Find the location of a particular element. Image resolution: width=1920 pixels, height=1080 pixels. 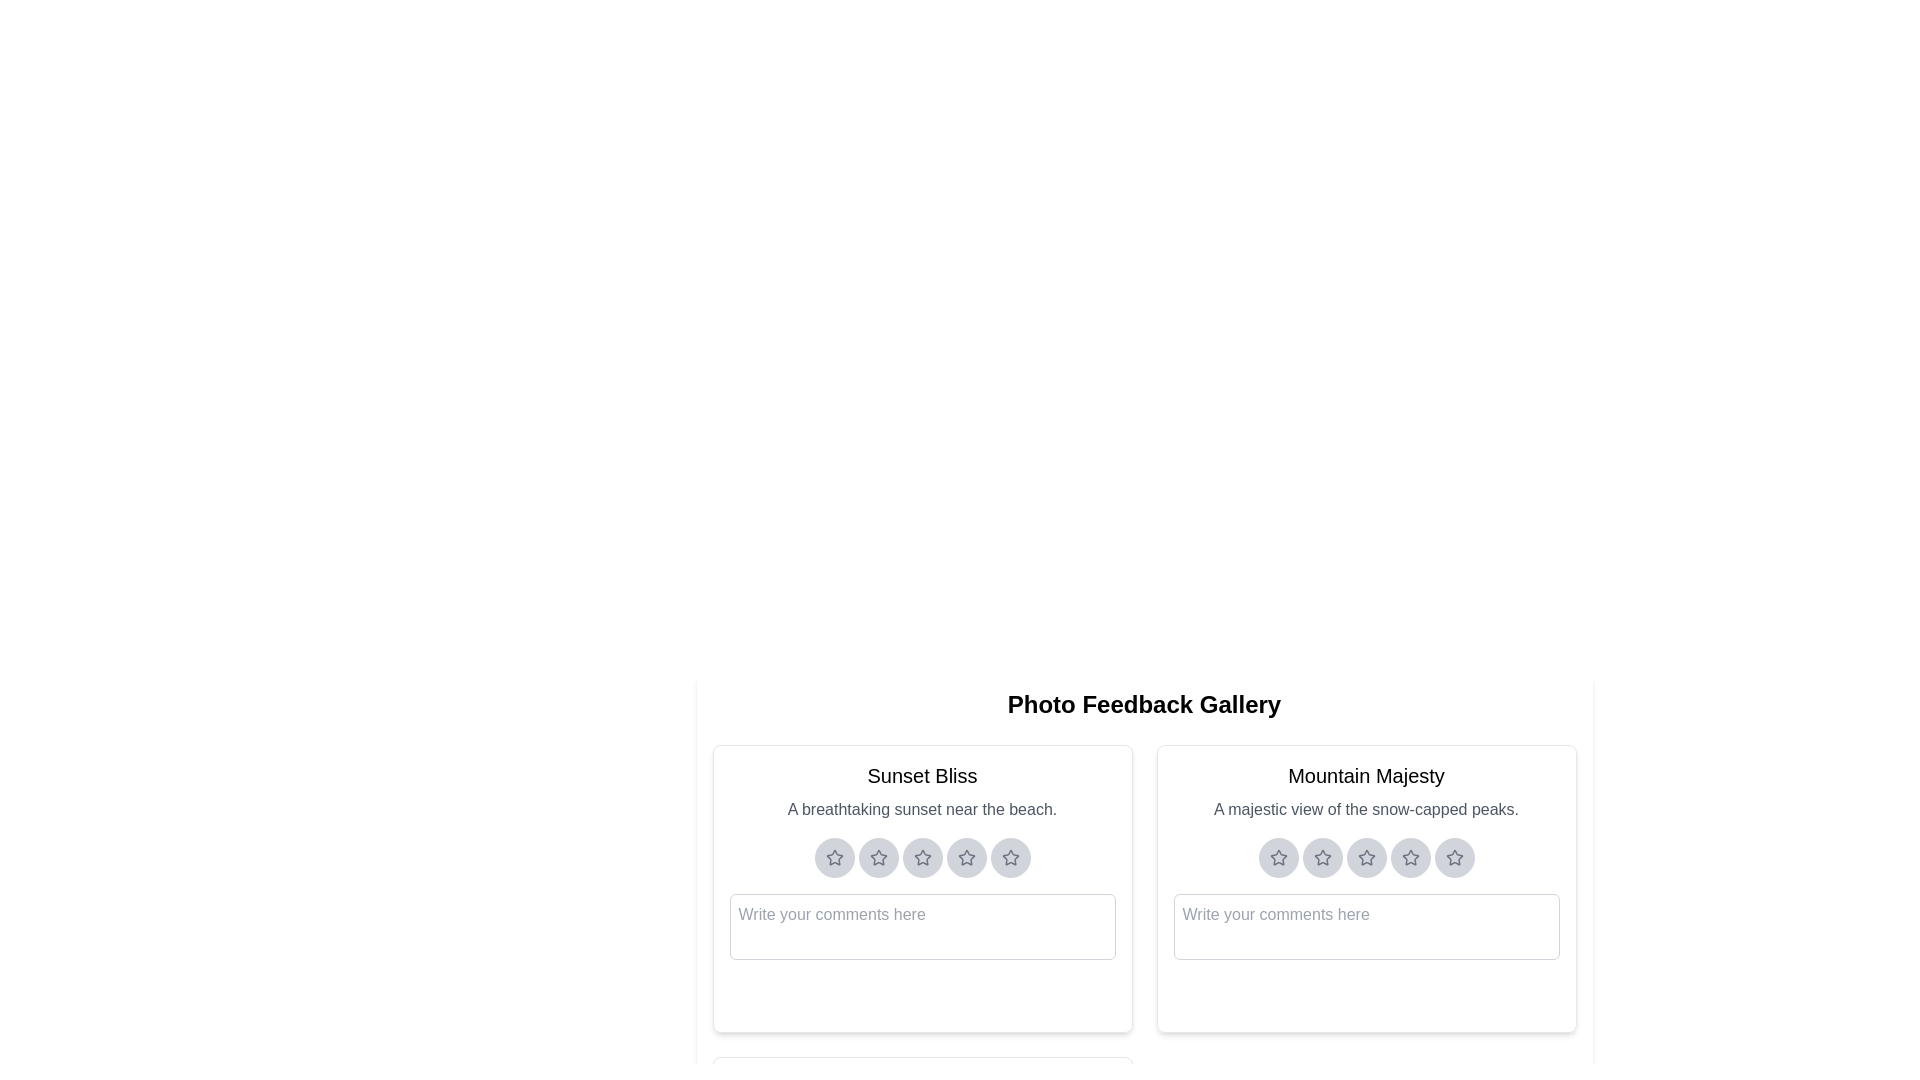

the second star icon in the rating system under 'Mountain Majesty' is located at coordinates (1322, 856).